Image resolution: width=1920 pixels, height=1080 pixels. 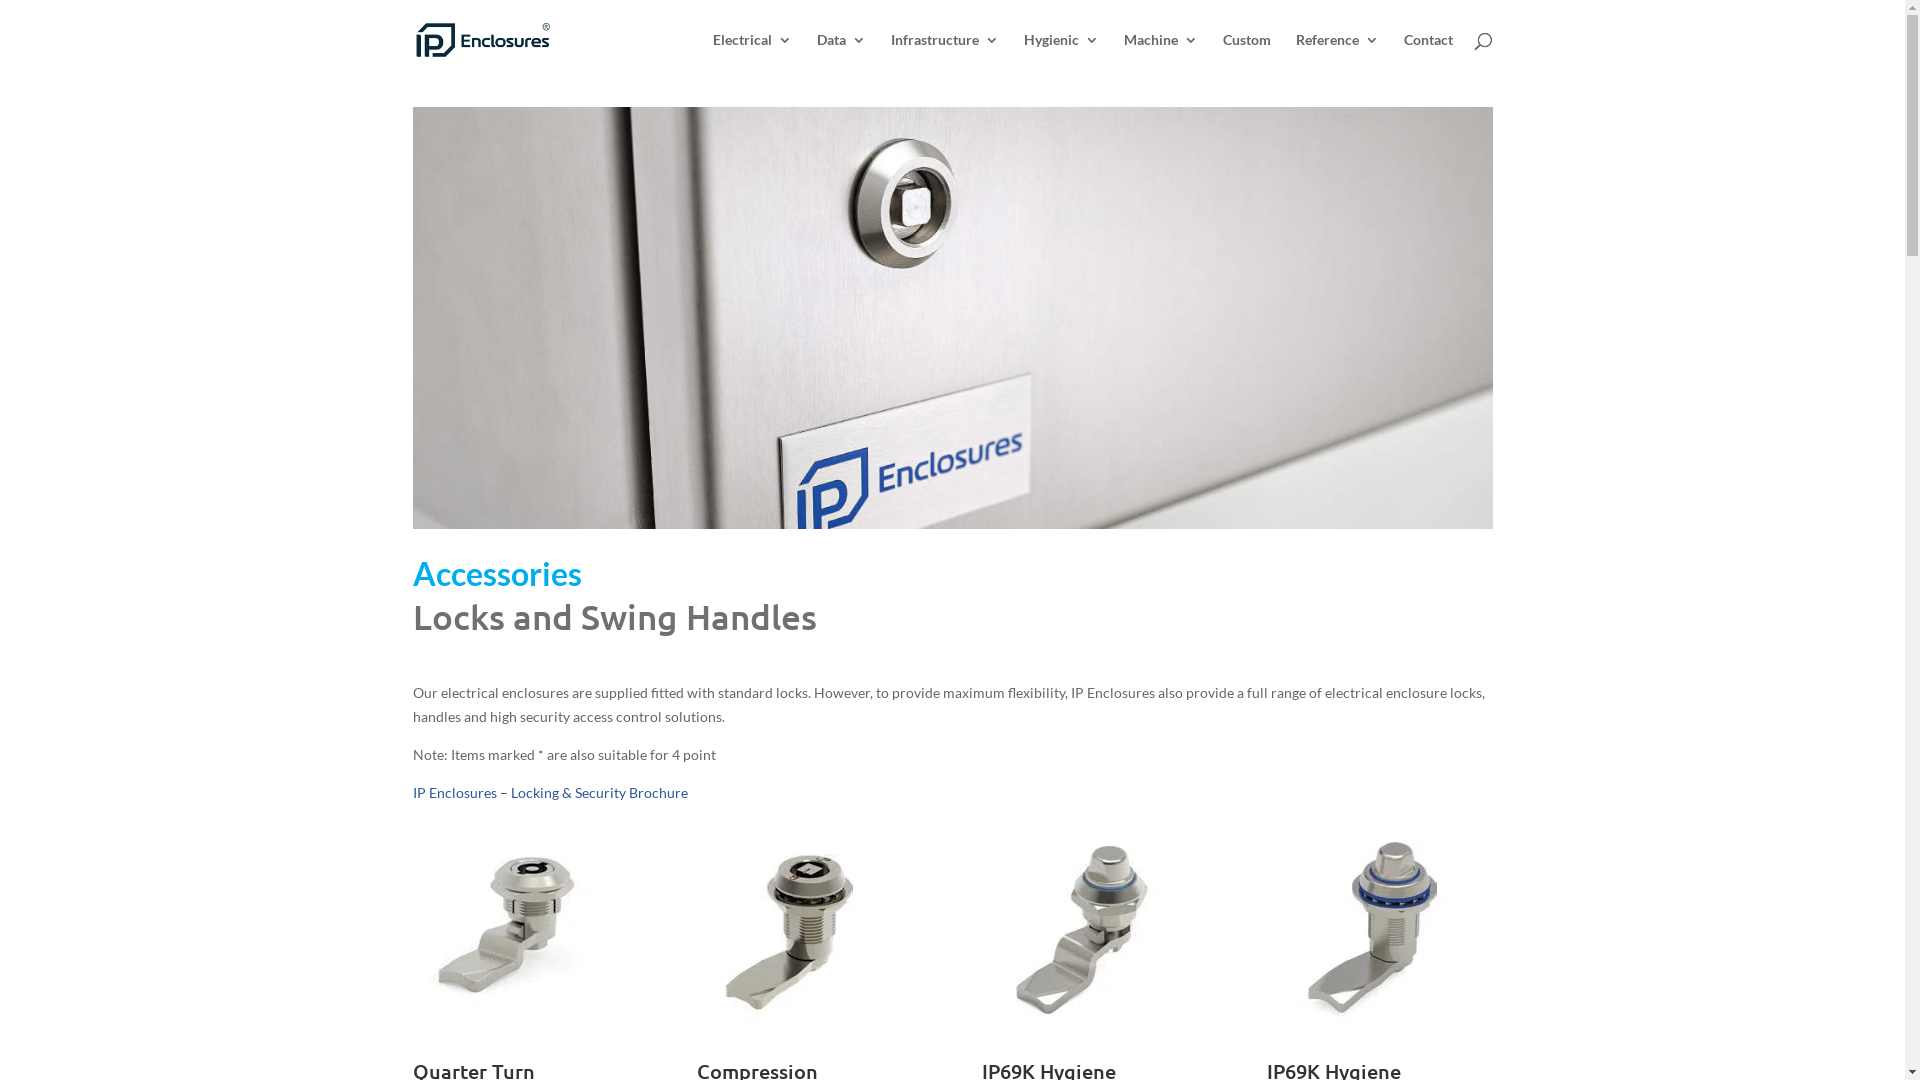 I want to click on 'Machine', so click(x=1123, y=55).